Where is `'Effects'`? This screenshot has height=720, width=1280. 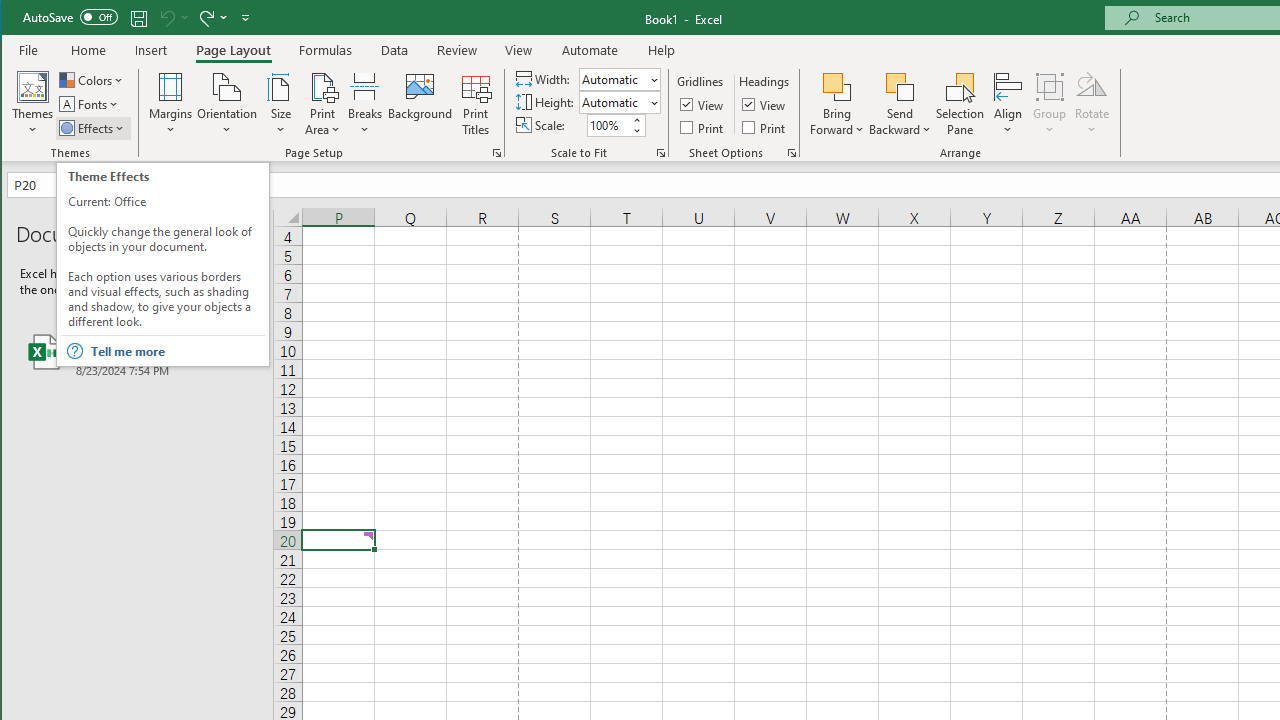
'Effects' is located at coordinates (92, 128).